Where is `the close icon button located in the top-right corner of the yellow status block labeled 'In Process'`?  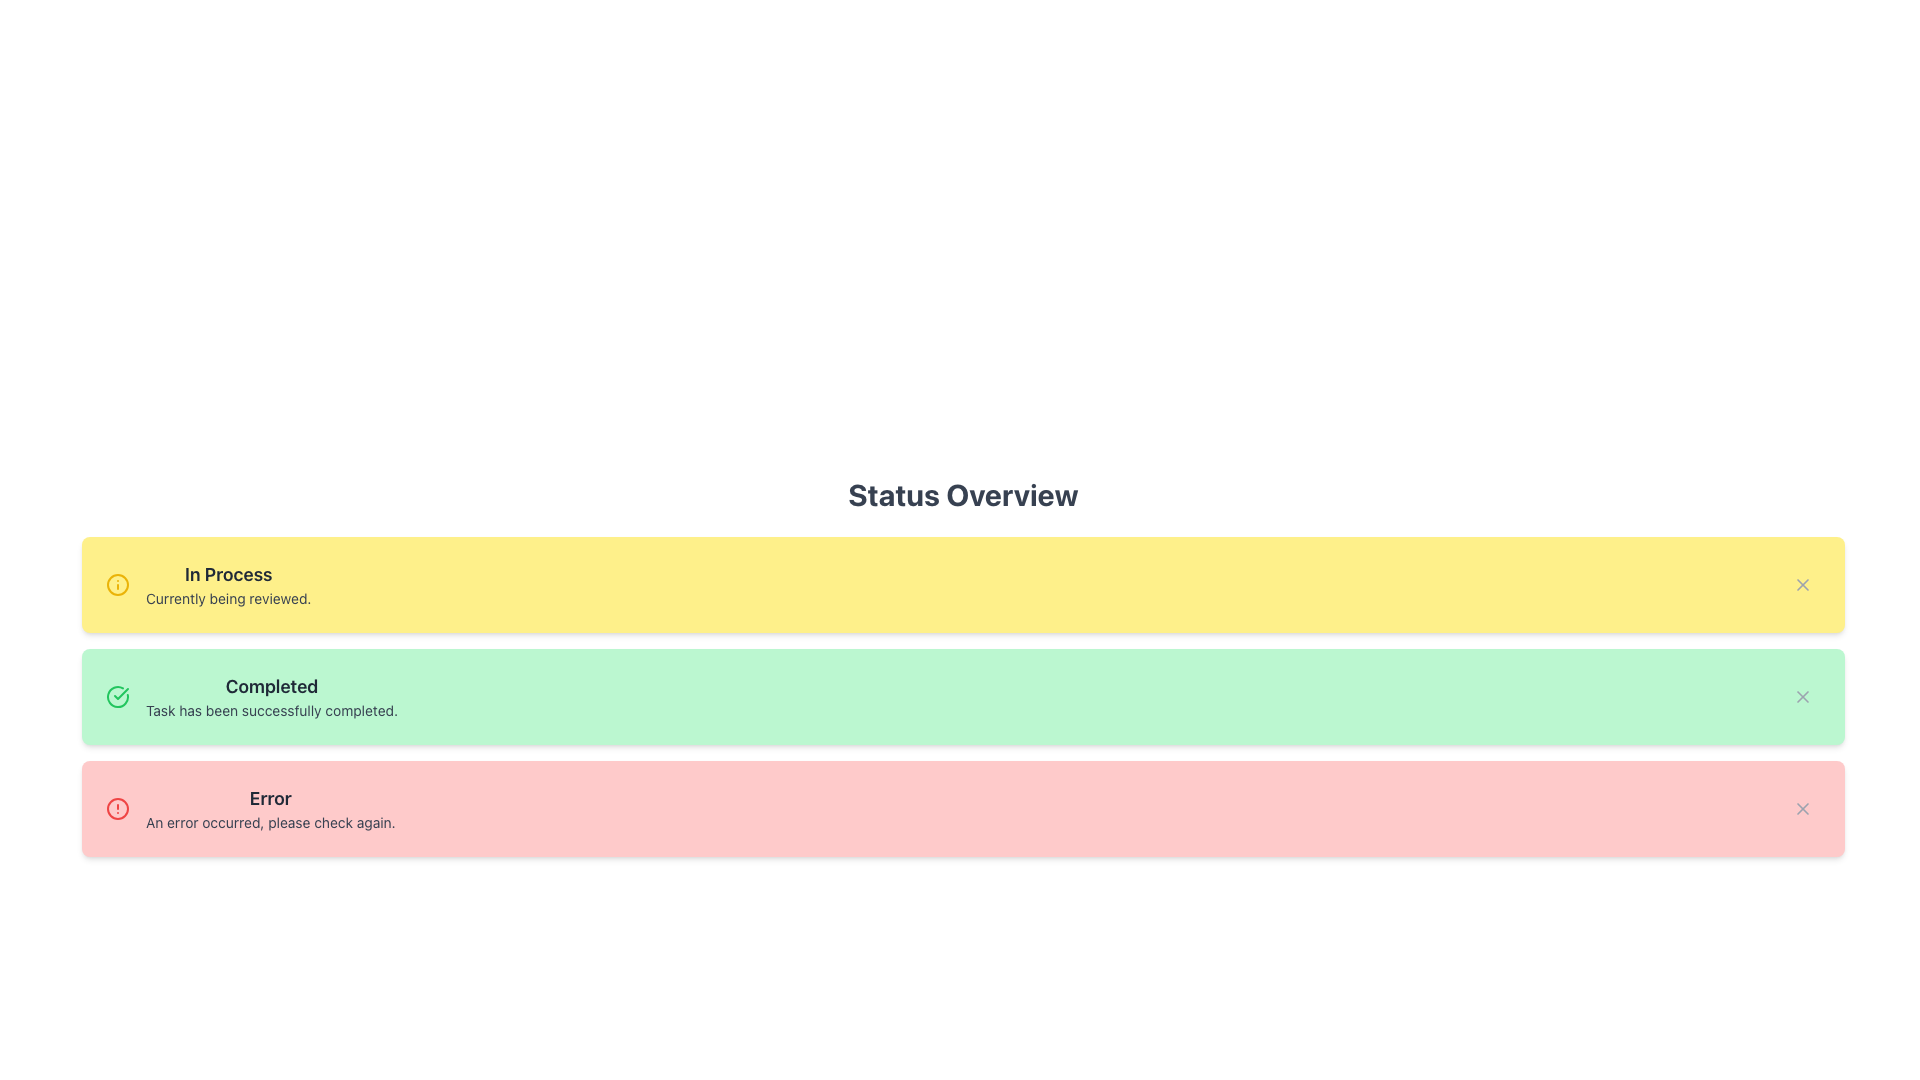
the close icon button located in the top-right corner of the yellow status block labeled 'In Process' is located at coordinates (1803, 585).